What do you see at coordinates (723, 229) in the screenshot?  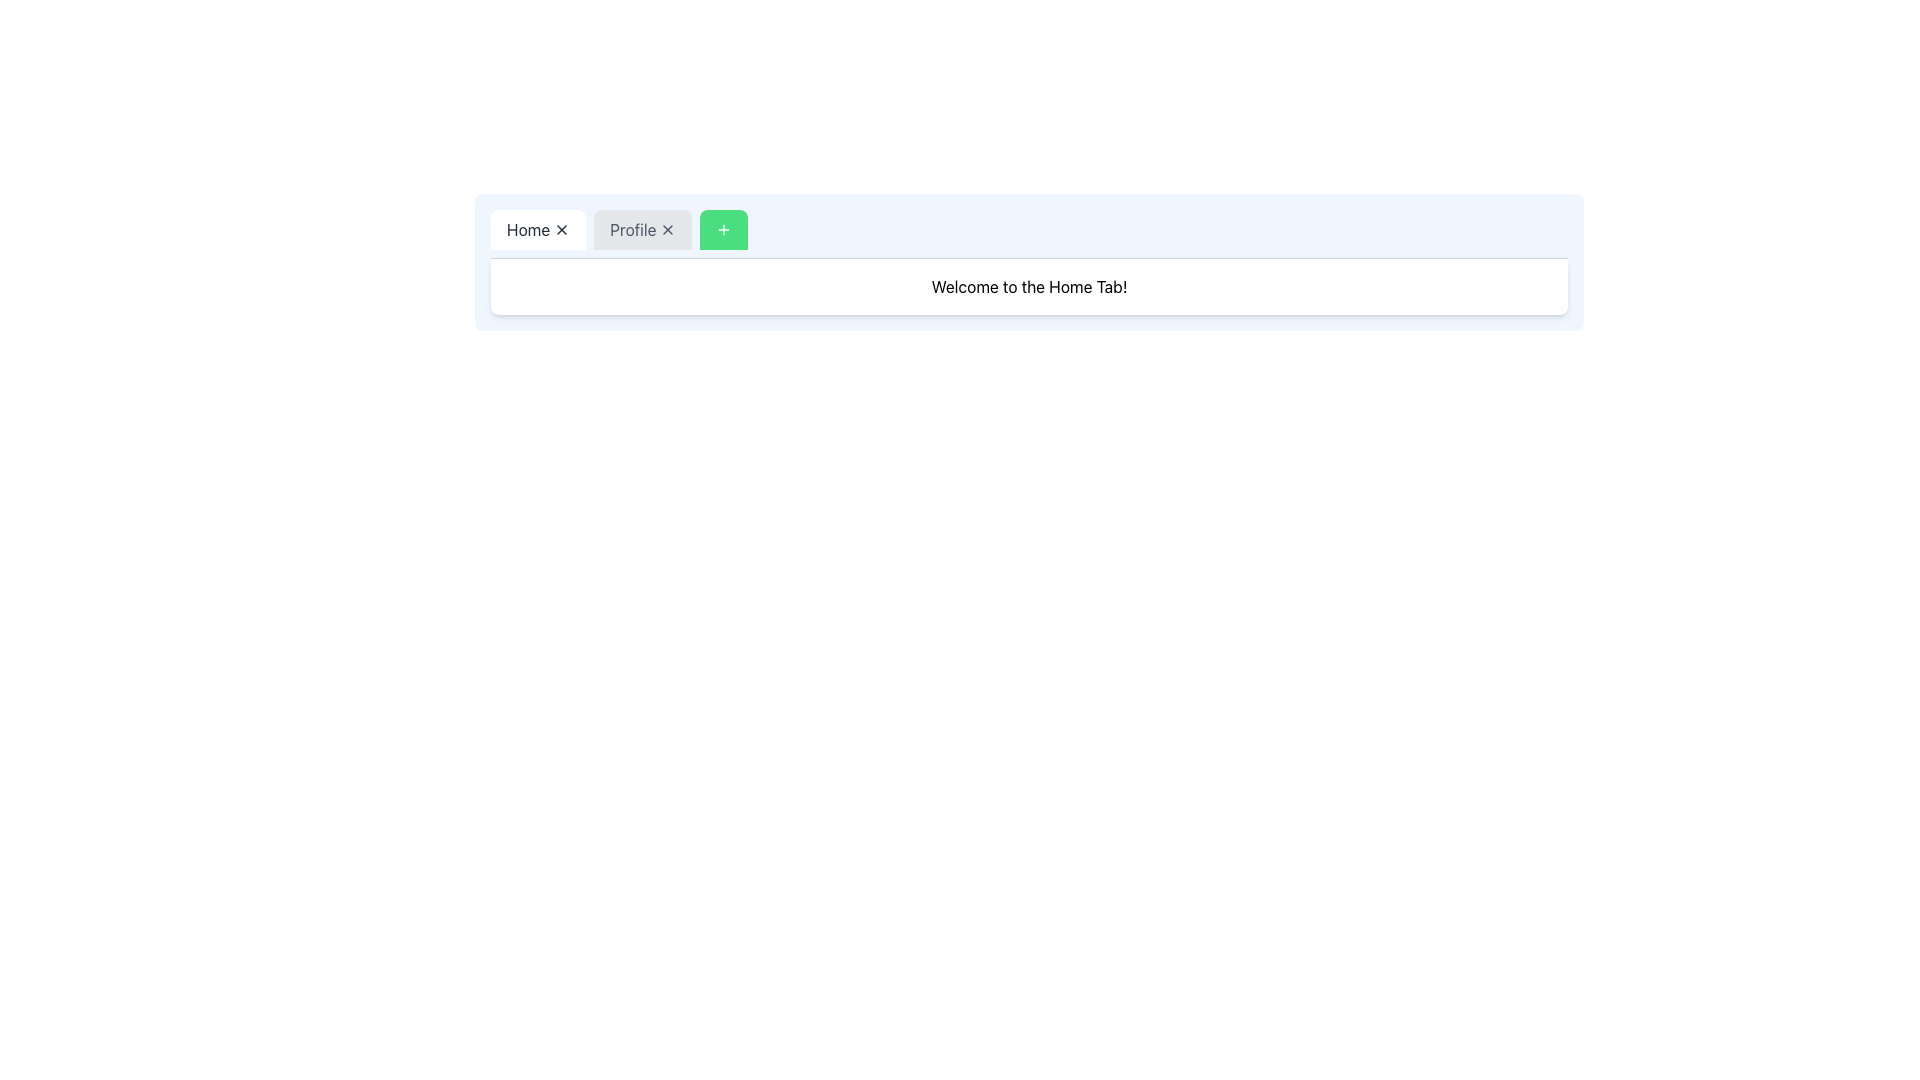 I see `the compact circular icon with a green background and white stroke plus sign, located to the right of the 'Profile' tab in the top navigation bar` at bounding box center [723, 229].